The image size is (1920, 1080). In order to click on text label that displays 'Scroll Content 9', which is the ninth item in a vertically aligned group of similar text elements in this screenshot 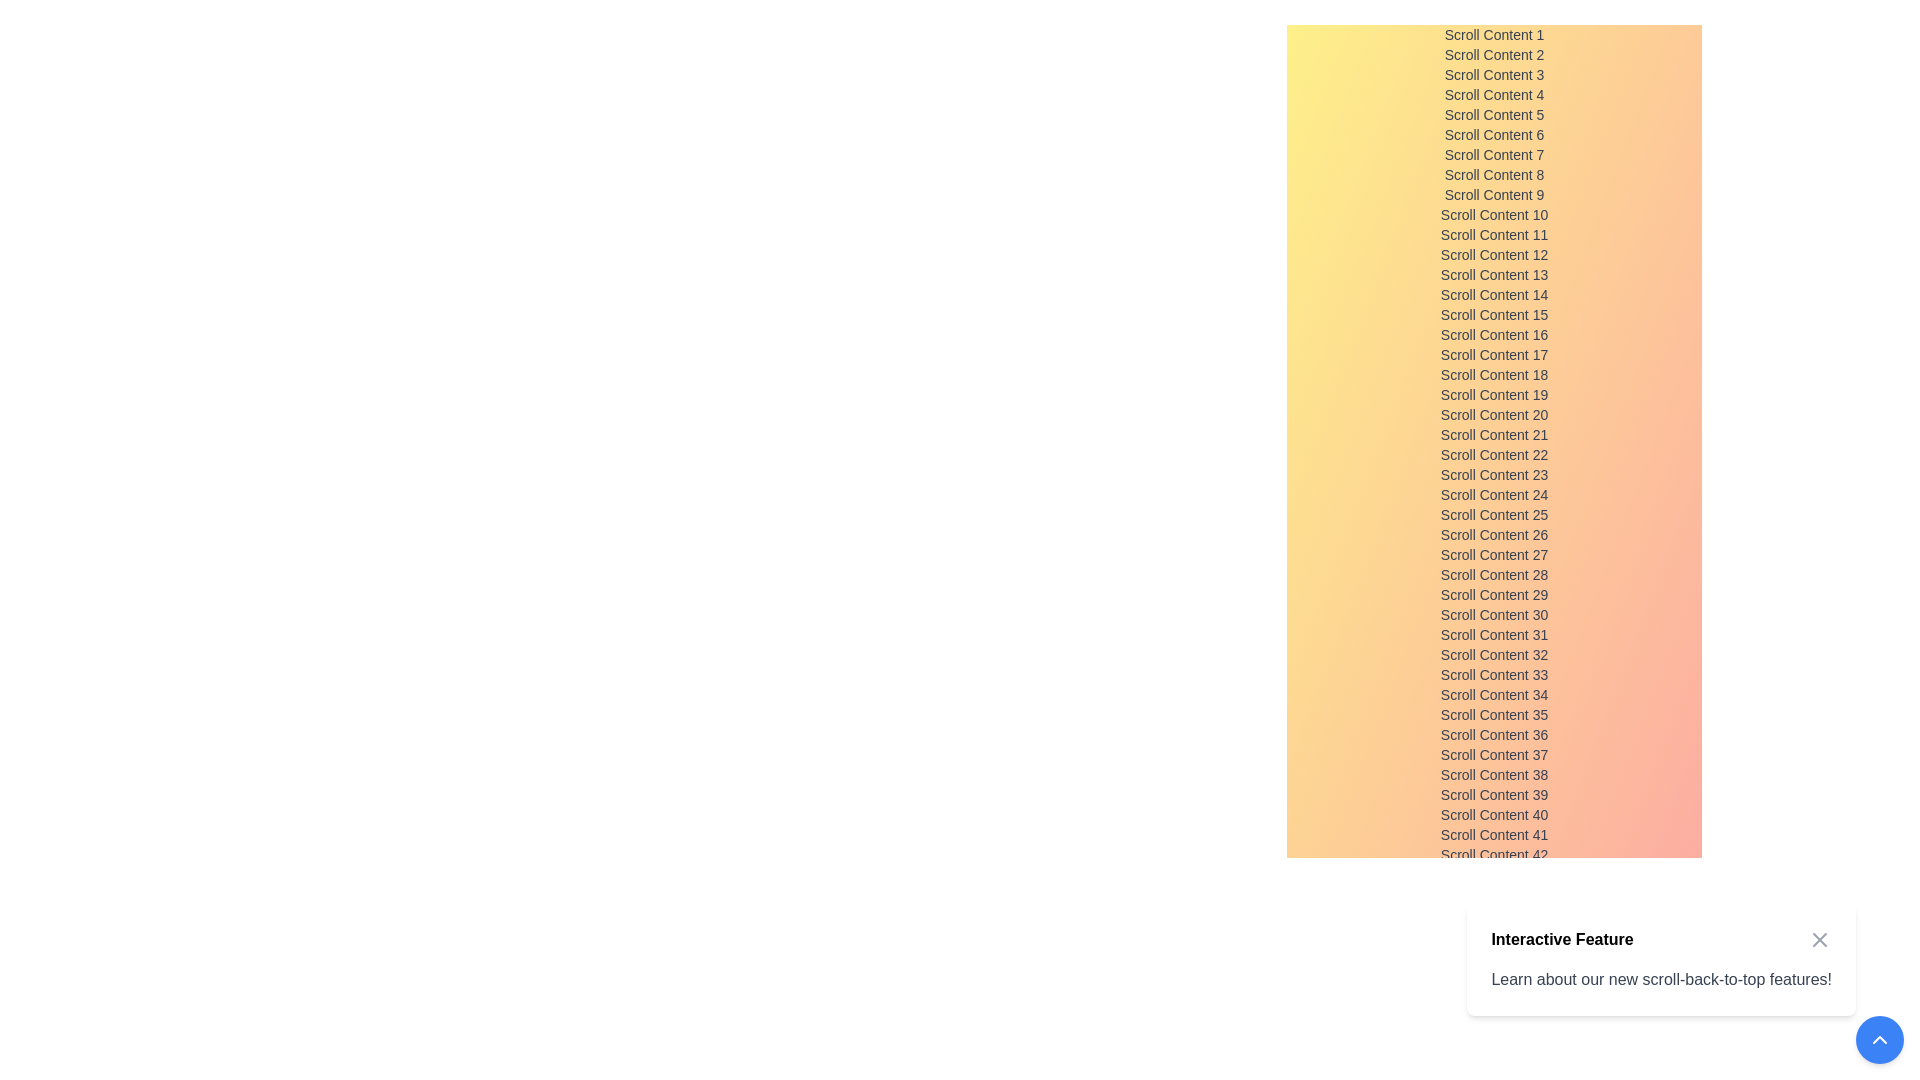, I will do `click(1494, 195)`.